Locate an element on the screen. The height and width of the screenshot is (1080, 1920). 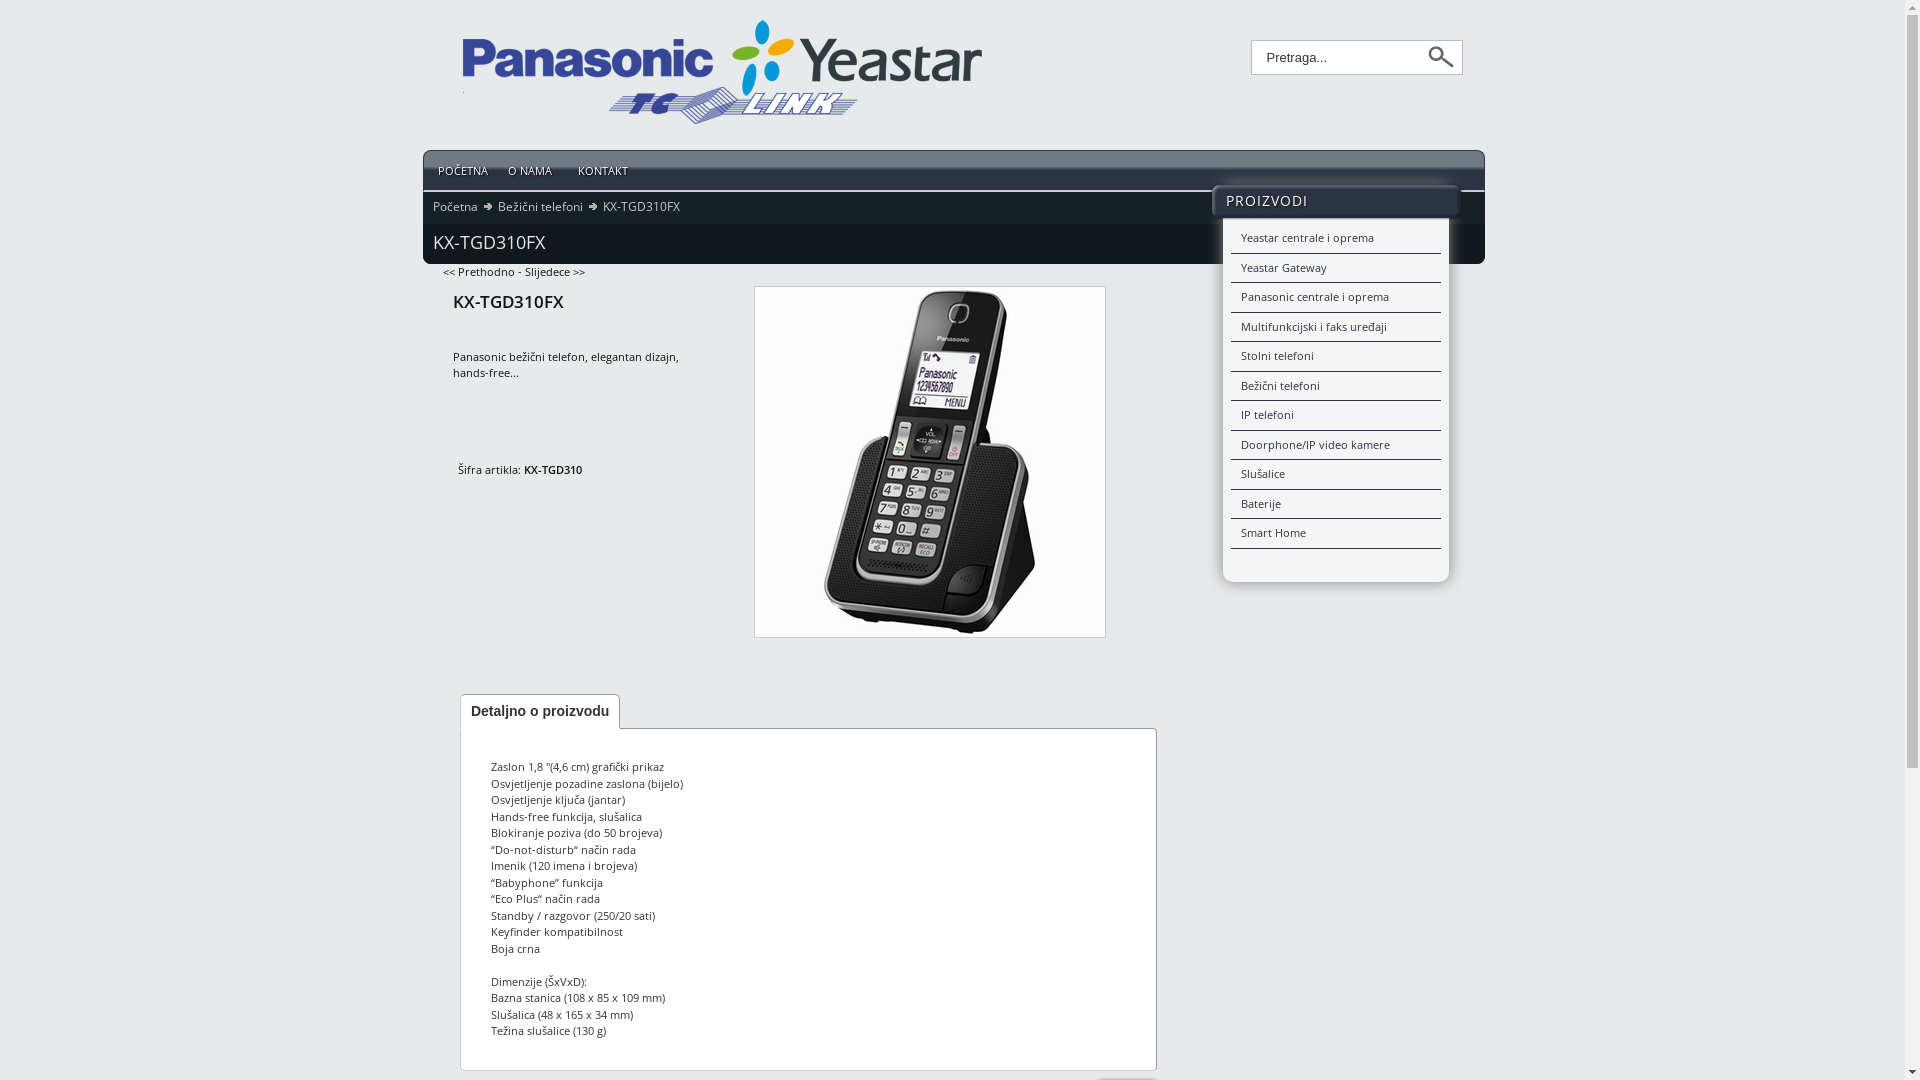
'Panasonic centrale i oprema' is located at coordinates (1334, 297).